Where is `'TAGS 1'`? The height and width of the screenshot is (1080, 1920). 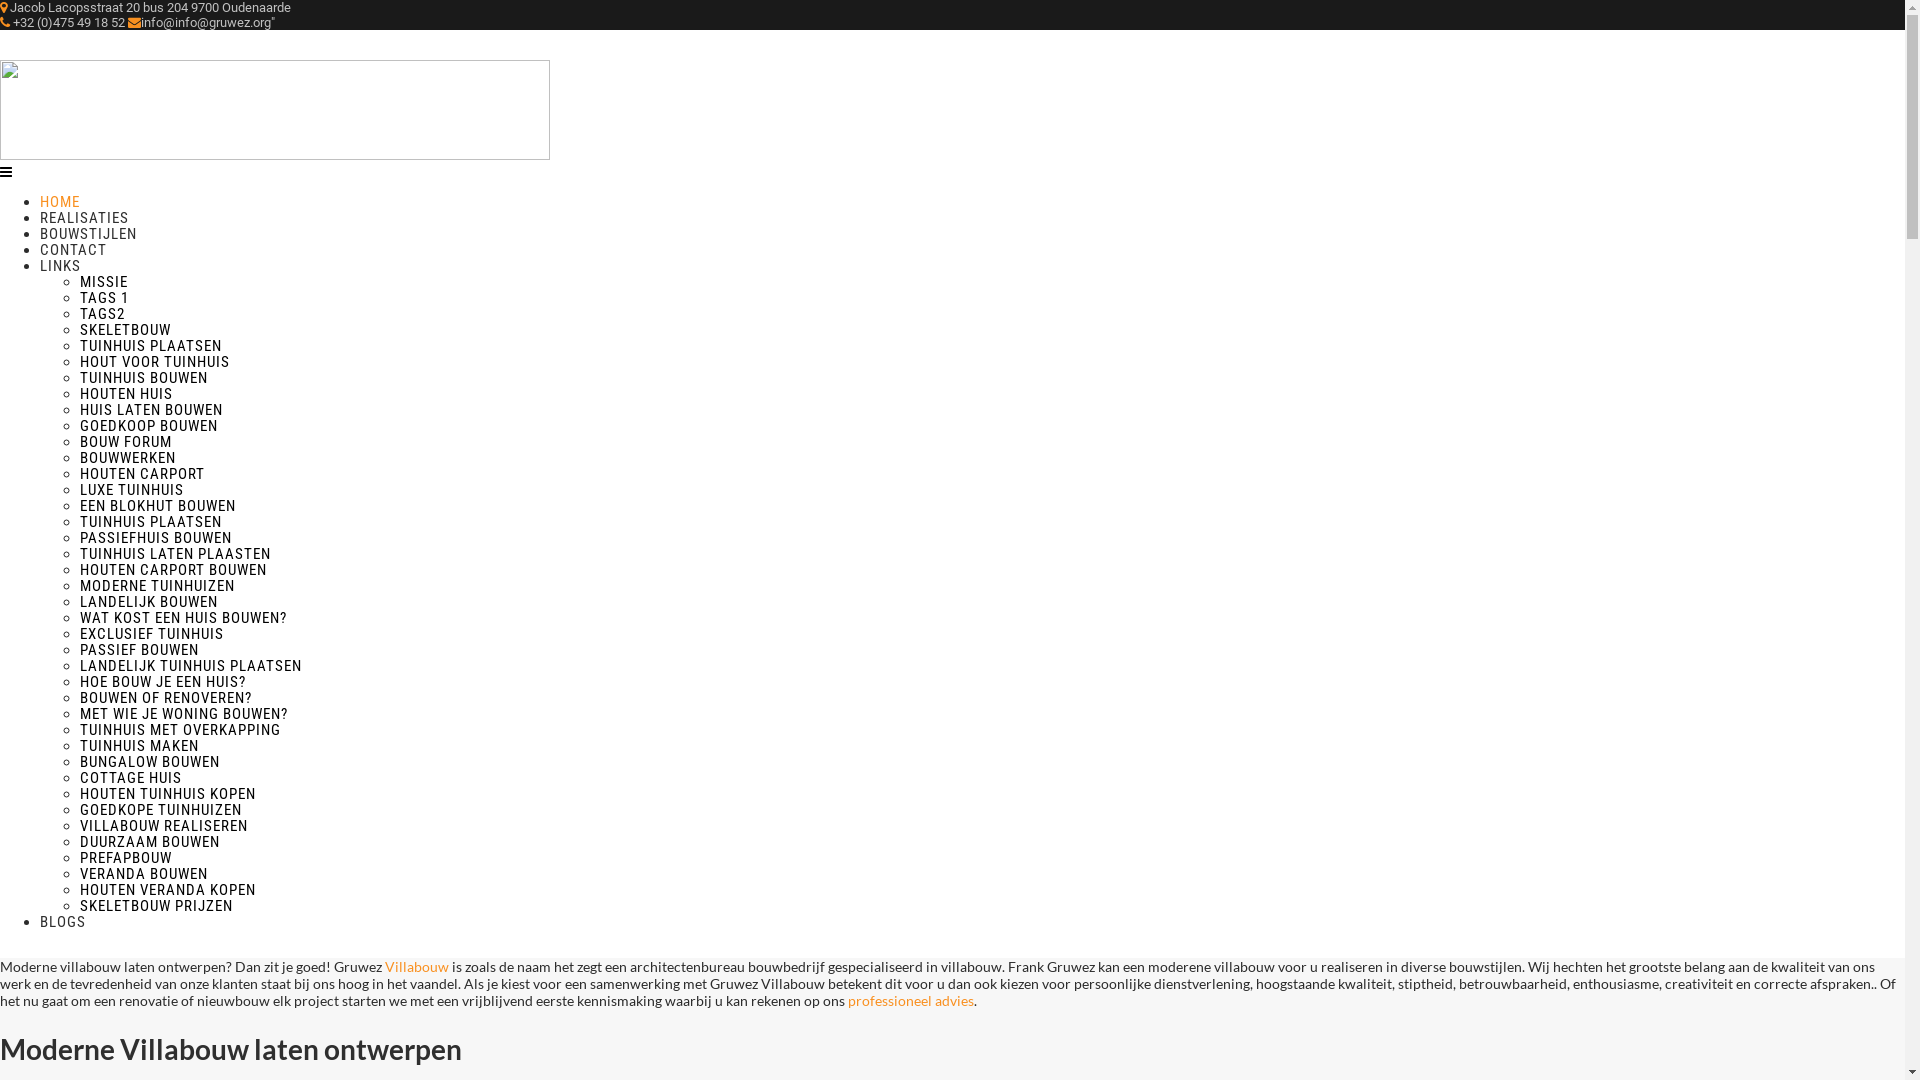 'TAGS 1' is located at coordinates (103, 297).